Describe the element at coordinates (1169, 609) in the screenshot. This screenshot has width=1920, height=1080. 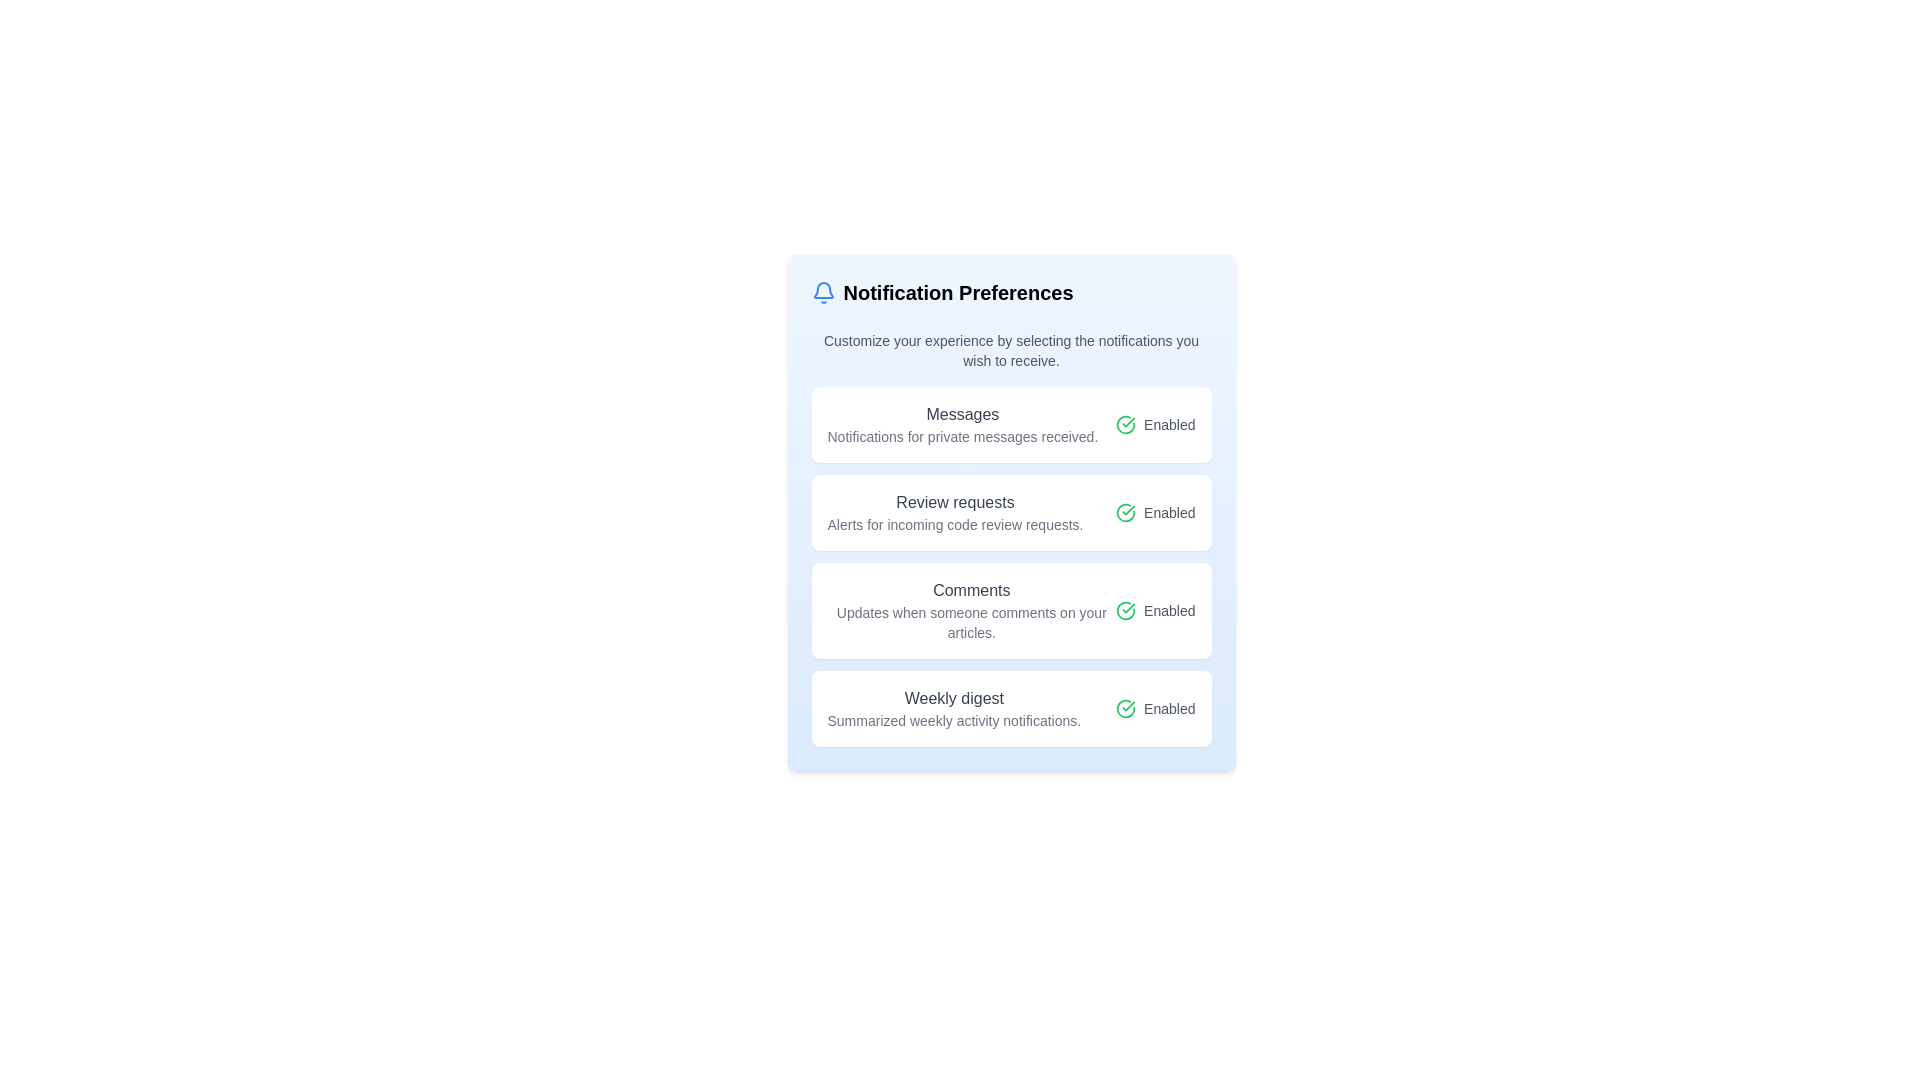
I see `the 'Enabled' text label, which is displayed in a small-sized, gray-colored font, located to the right of the green checkmark icon within the 'Comments' notification preference group` at that location.